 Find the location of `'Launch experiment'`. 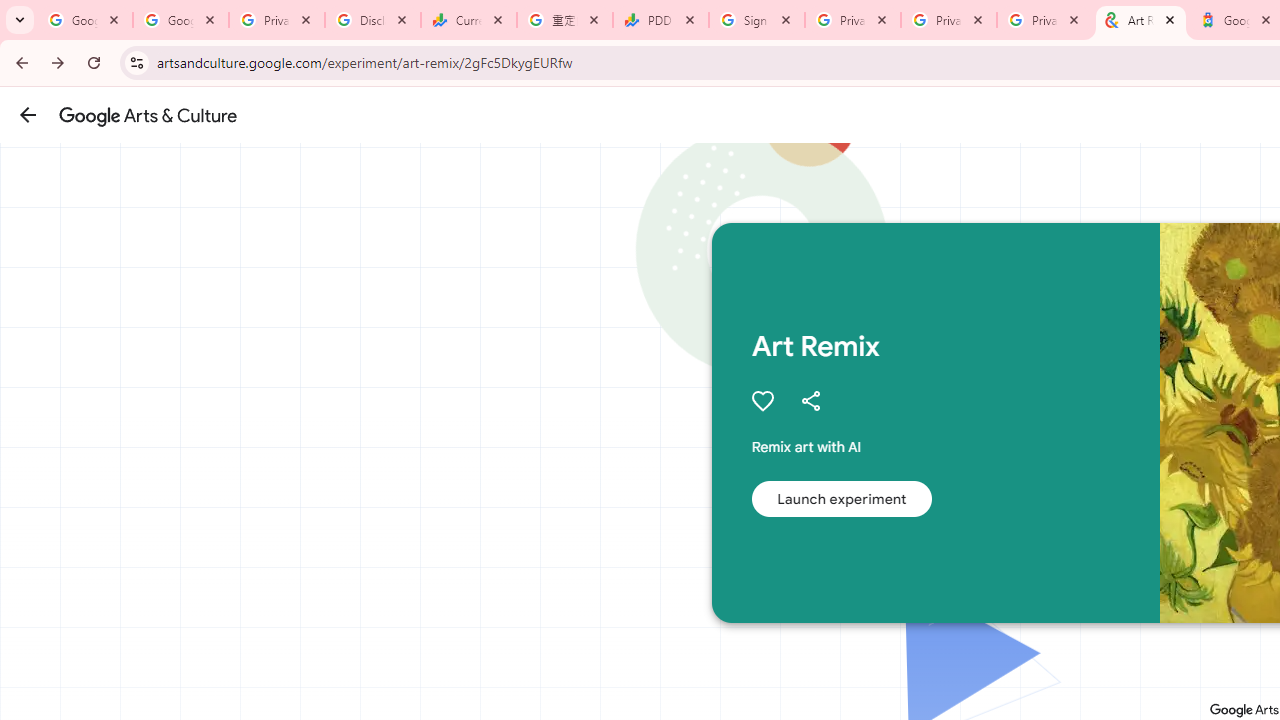

'Launch experiment' is located at coordinates (841, 497).